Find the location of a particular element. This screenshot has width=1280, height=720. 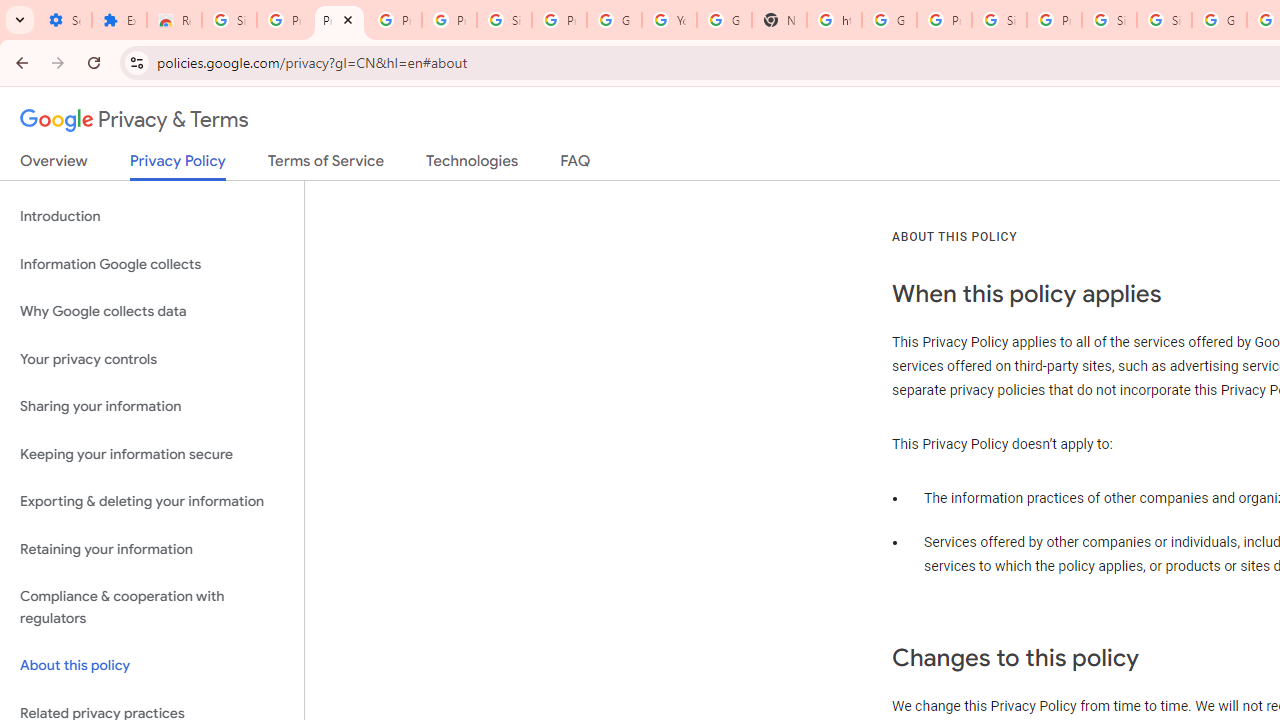

'Reviews: Helix Fruit Jump Arcade Game' is located at coordinates (174, 20).